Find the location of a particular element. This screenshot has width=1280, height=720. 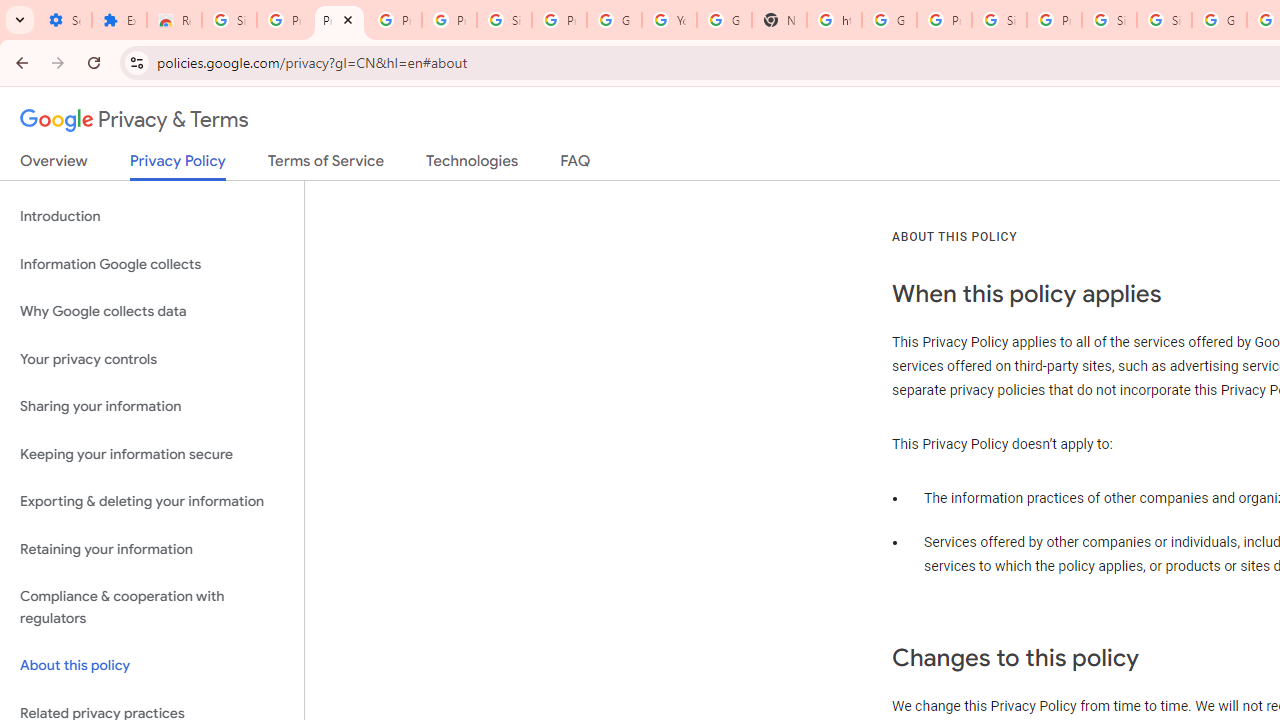

'Reviews: Helix Fruit Jump Arcade Game' is located at coordinates (174, 20).